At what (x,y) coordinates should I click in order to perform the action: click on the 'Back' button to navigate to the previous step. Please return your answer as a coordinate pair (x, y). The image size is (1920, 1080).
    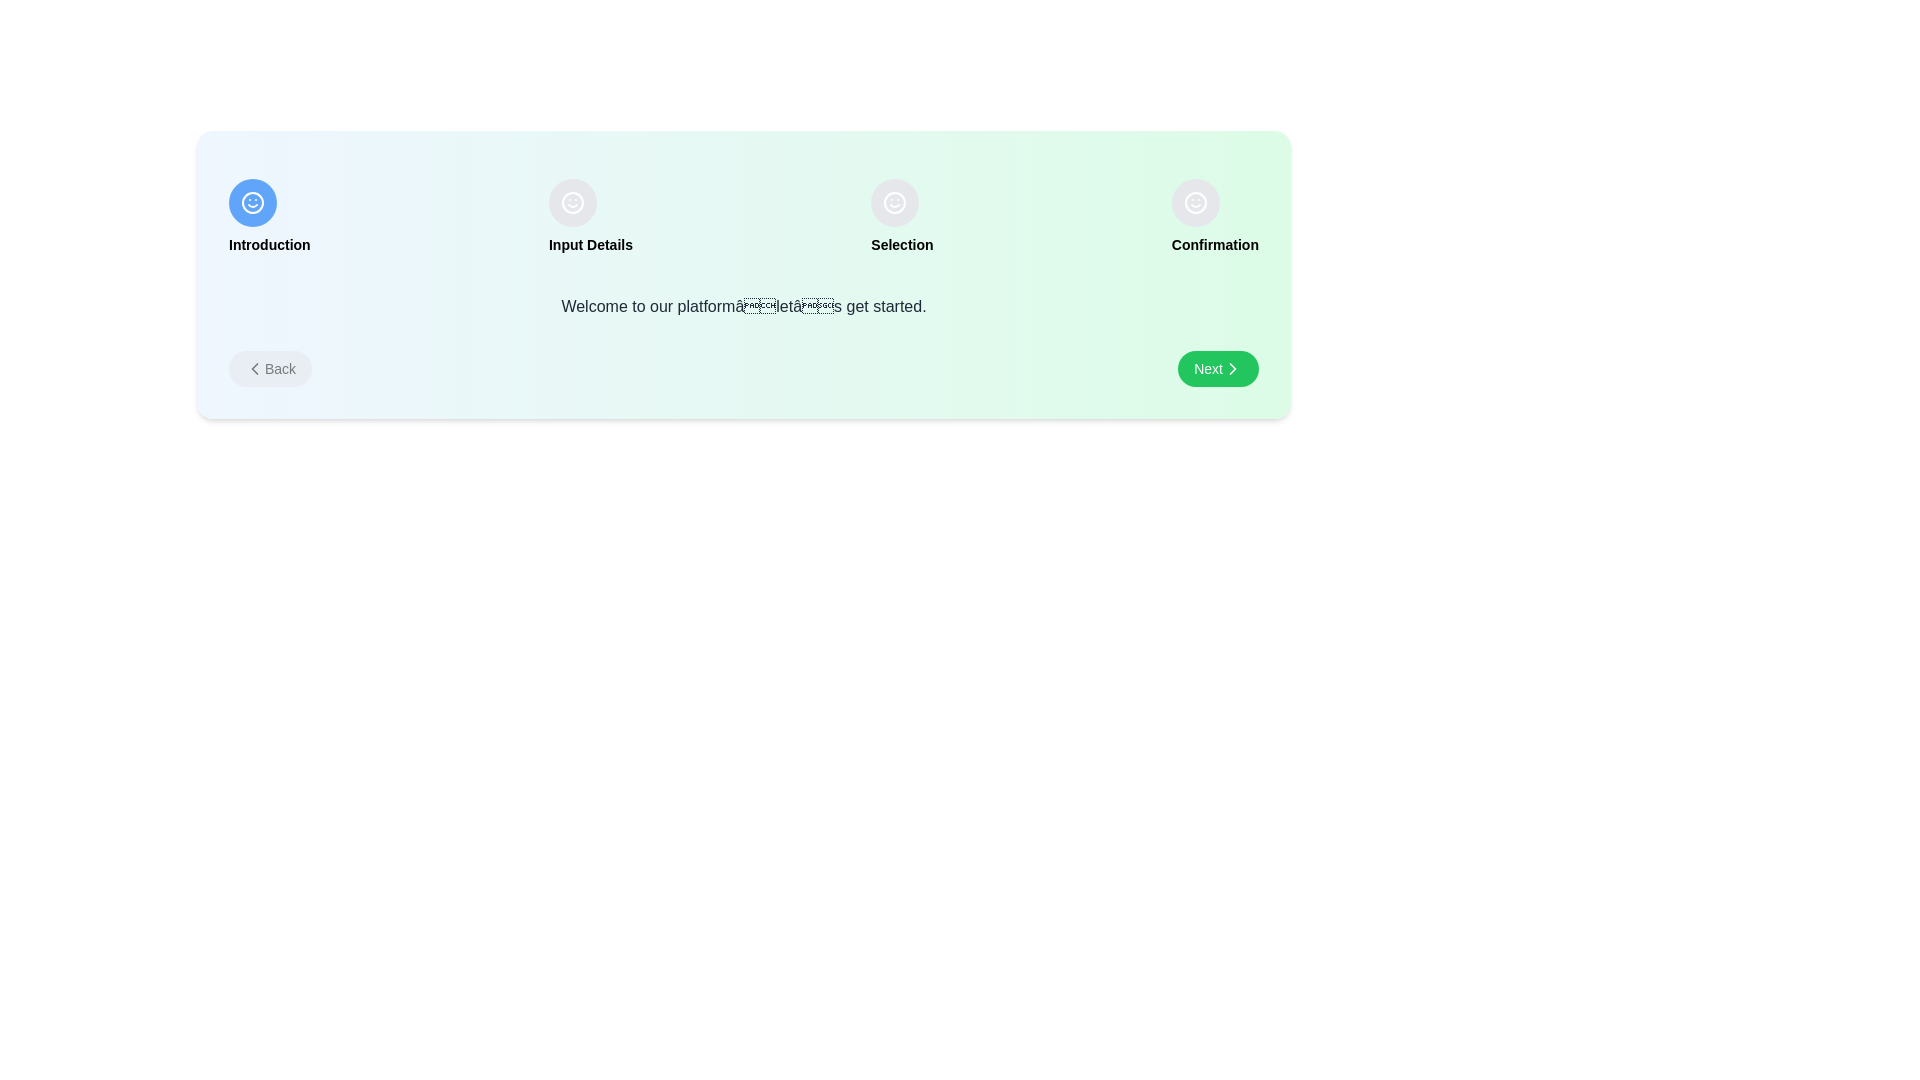
    Looking at the image, I should click on (269, 369).